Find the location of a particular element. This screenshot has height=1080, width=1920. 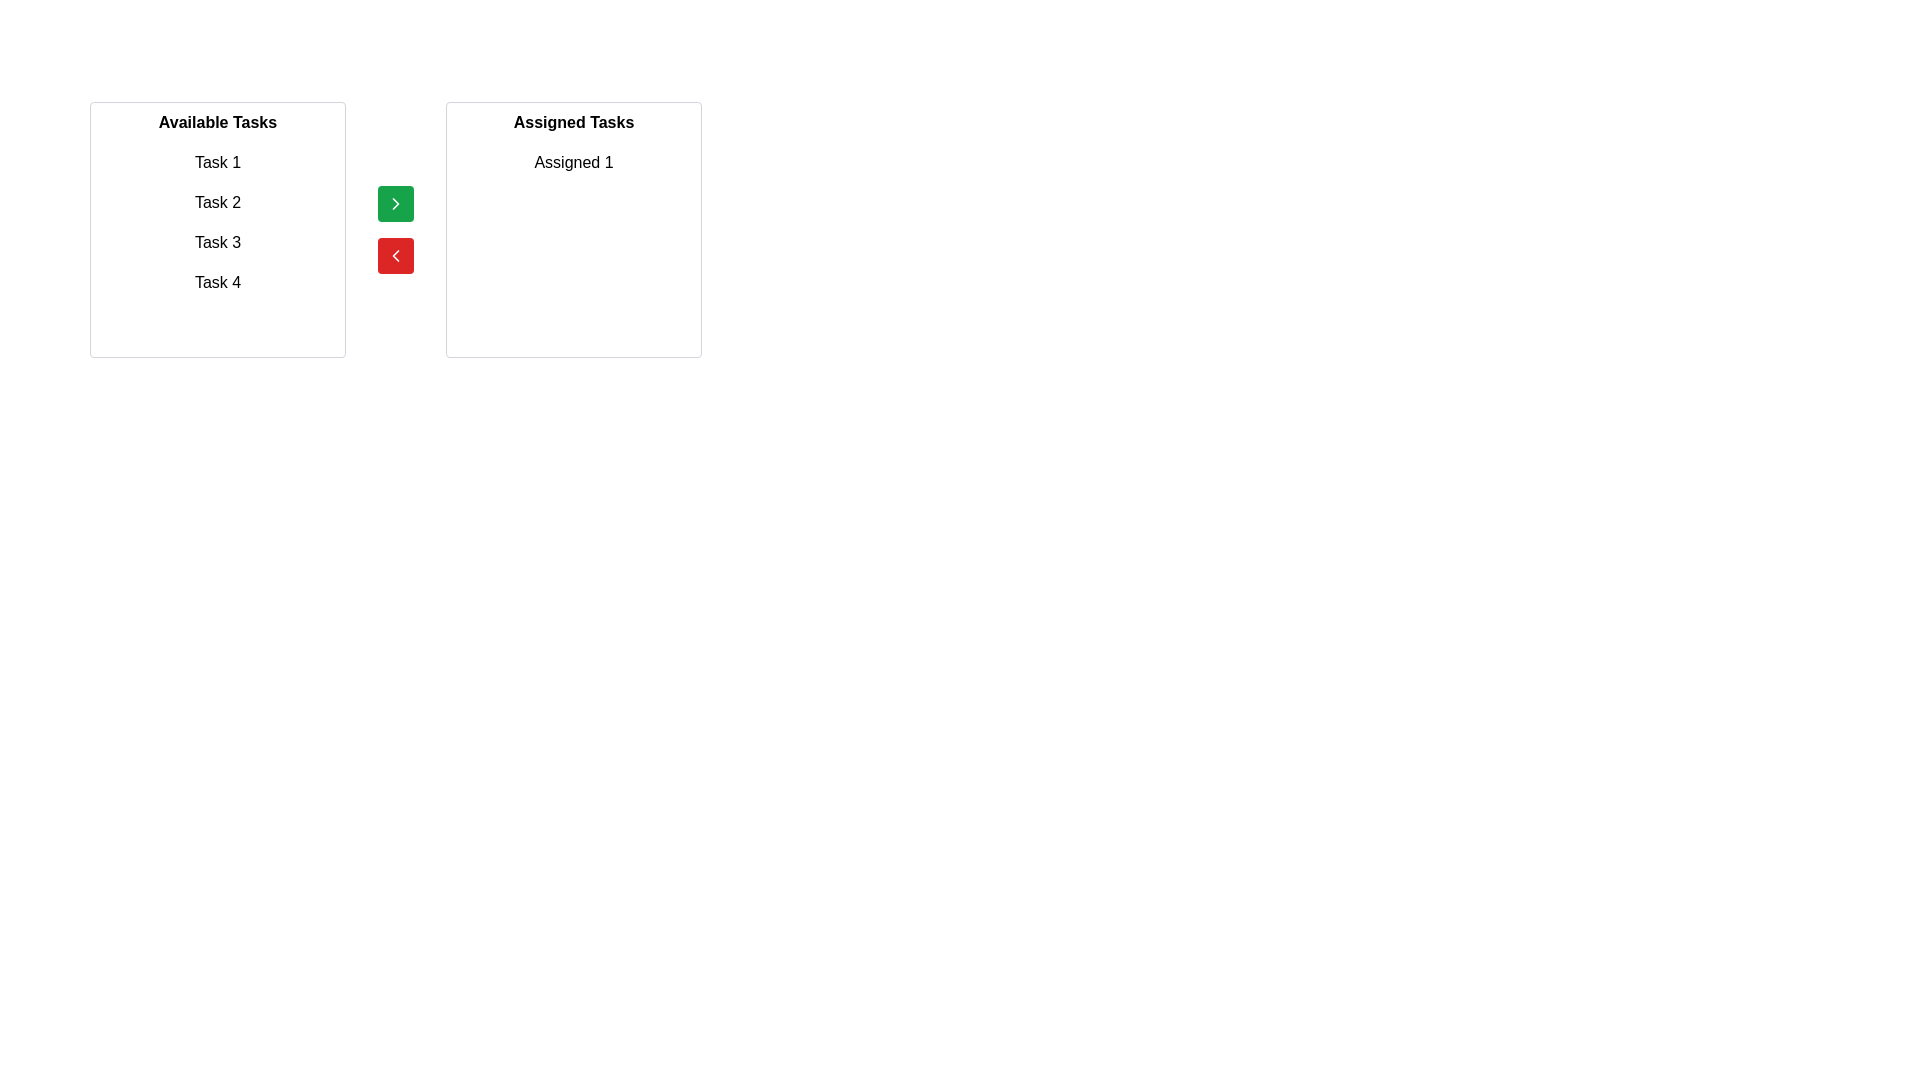

the header text label located at the top of the left card is located at coordinates (217, 123).